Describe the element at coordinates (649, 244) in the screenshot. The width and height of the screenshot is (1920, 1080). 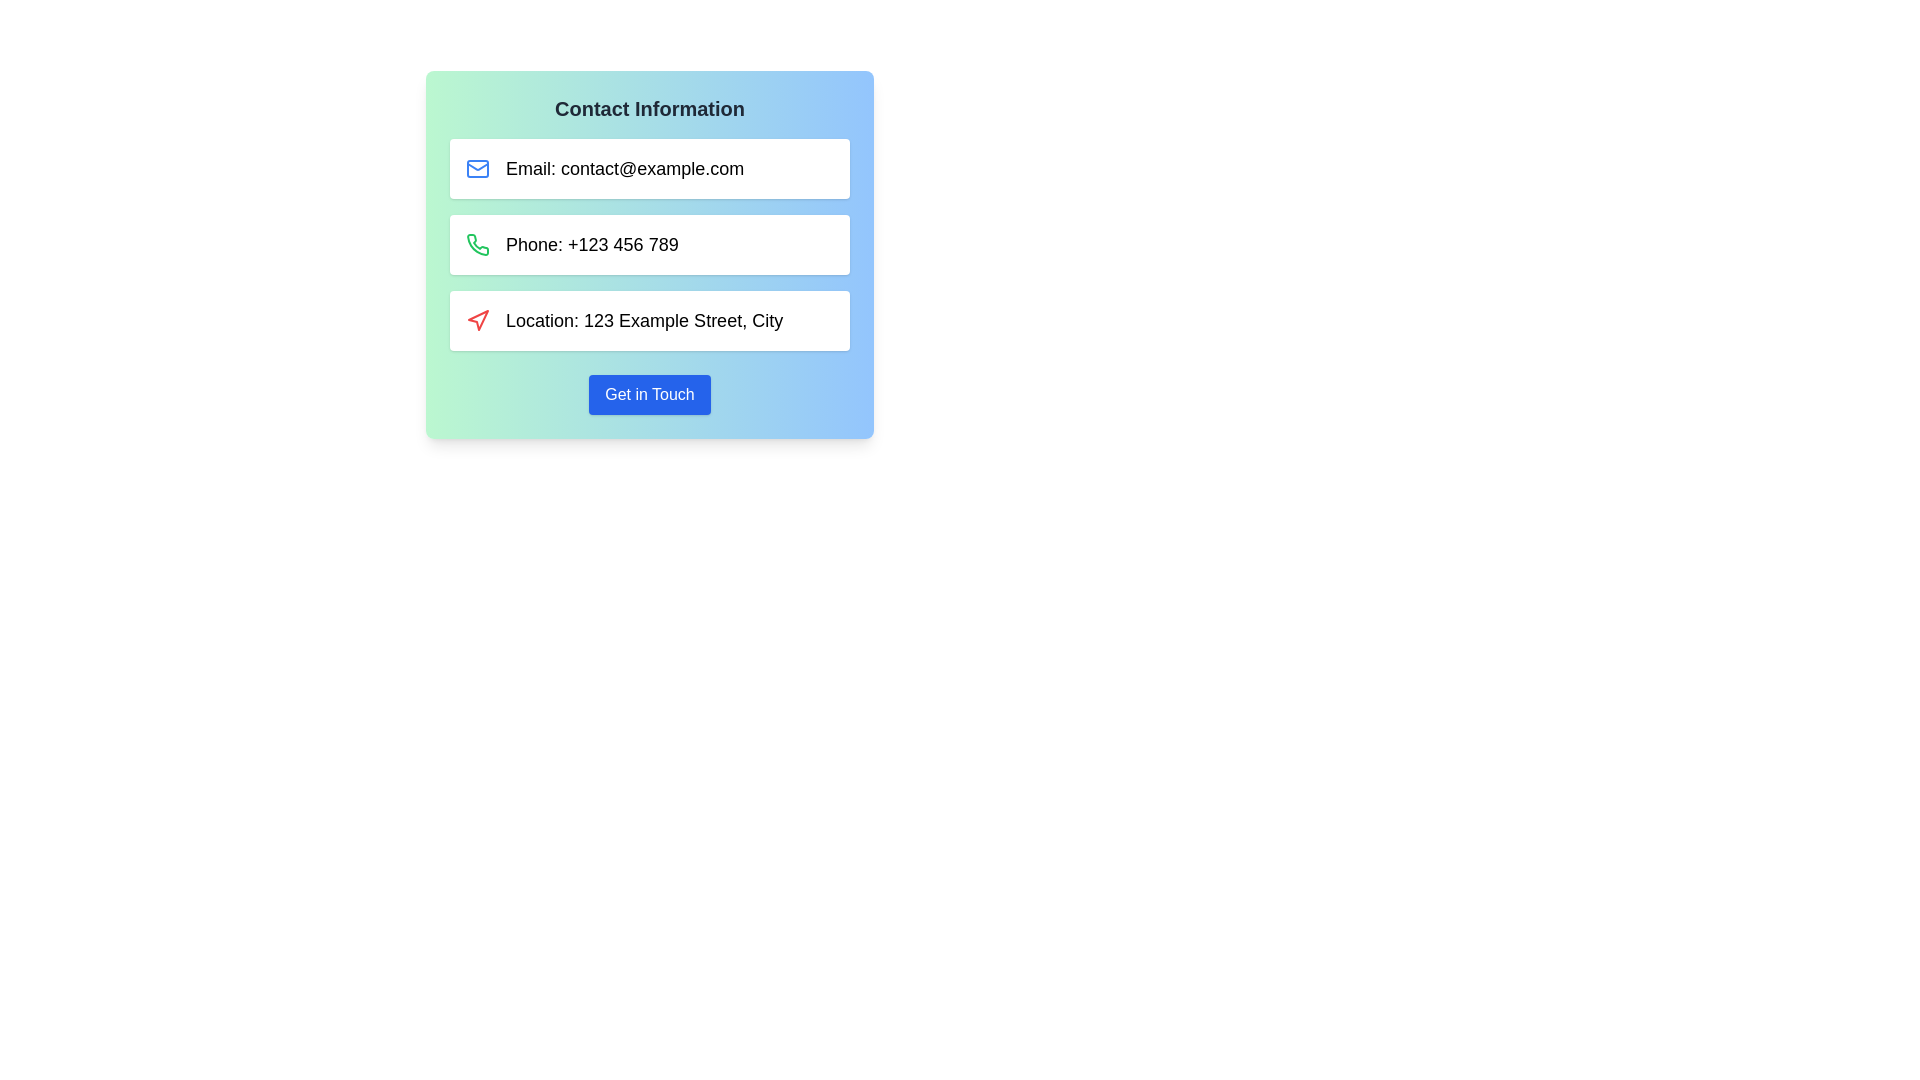
I see `the center of the vertical list of contact information entries to focus on it` at that location.